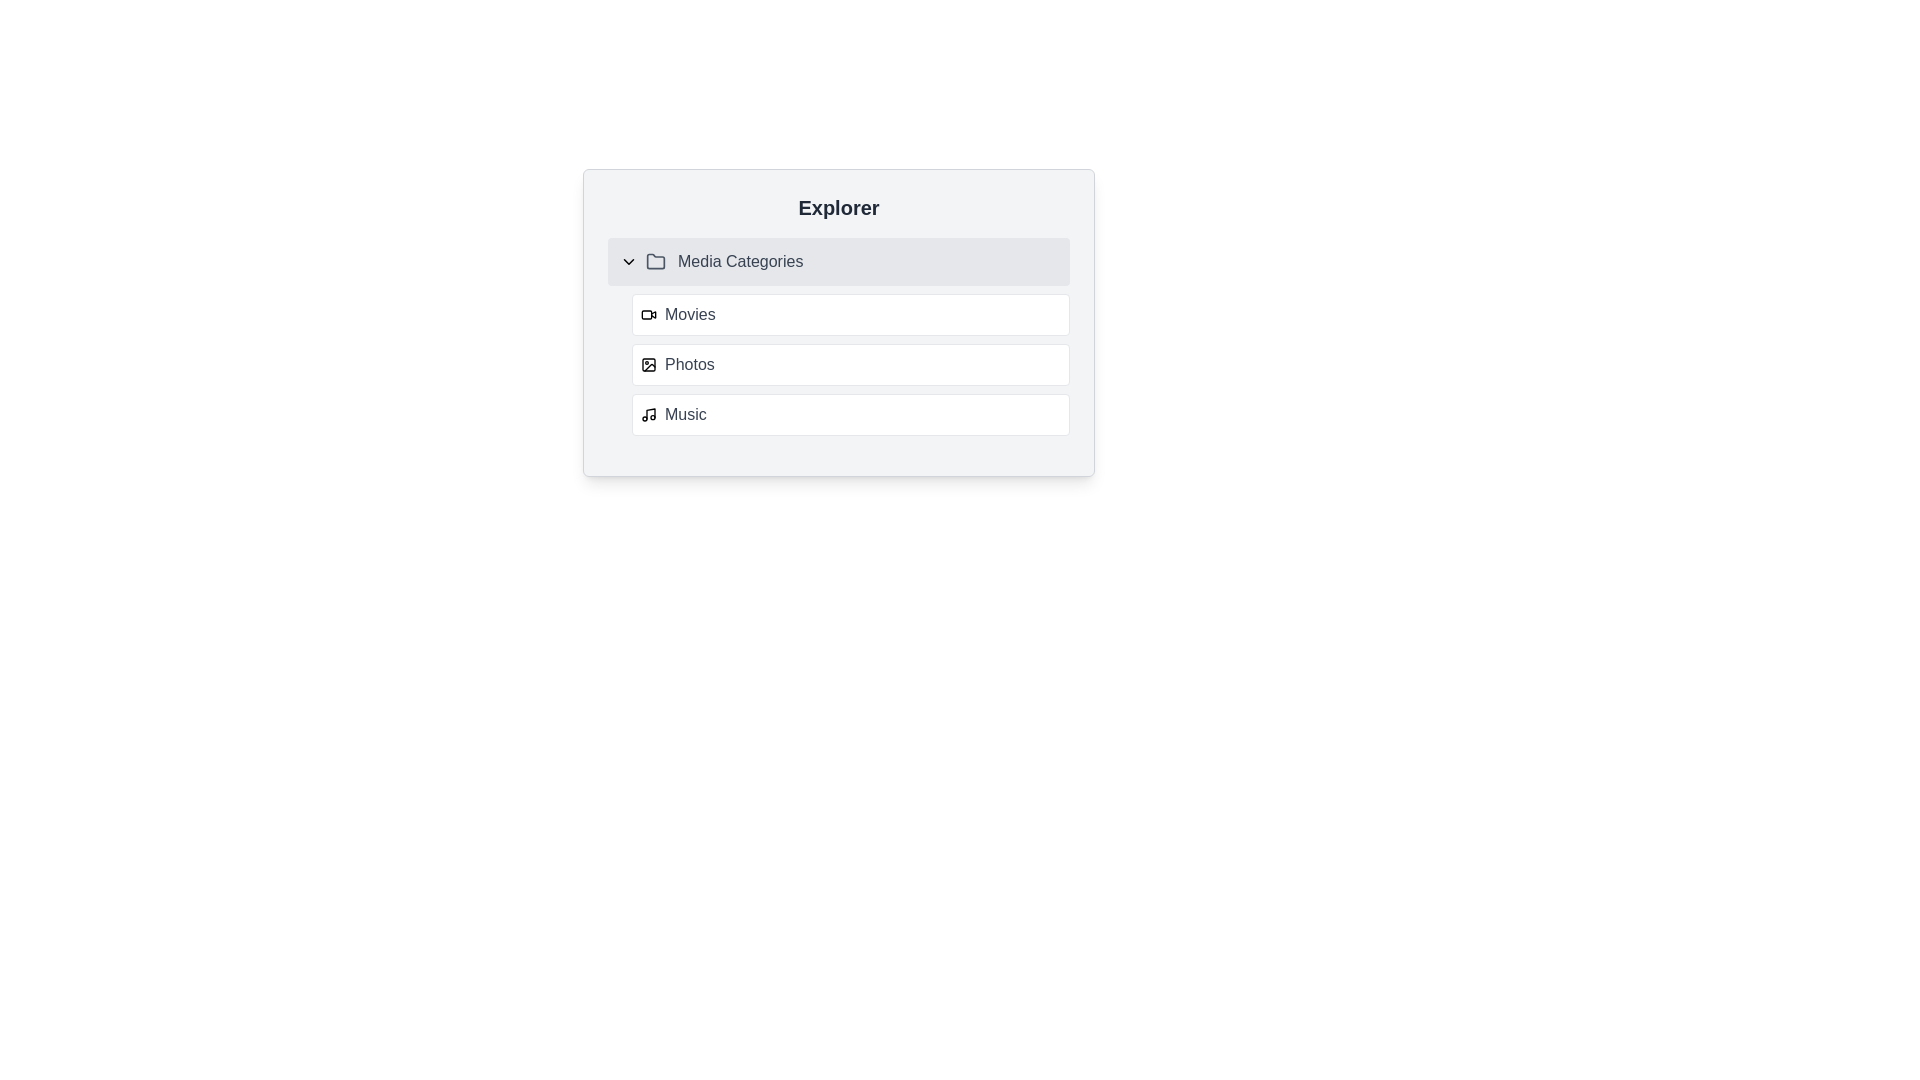  Describe the element at coordinates (627, 261) in the screenshot. I see `the Chevron-down toggle icon that expands or collapses the 'Media Categories' section, located at the far left of the text in this section` at that location.